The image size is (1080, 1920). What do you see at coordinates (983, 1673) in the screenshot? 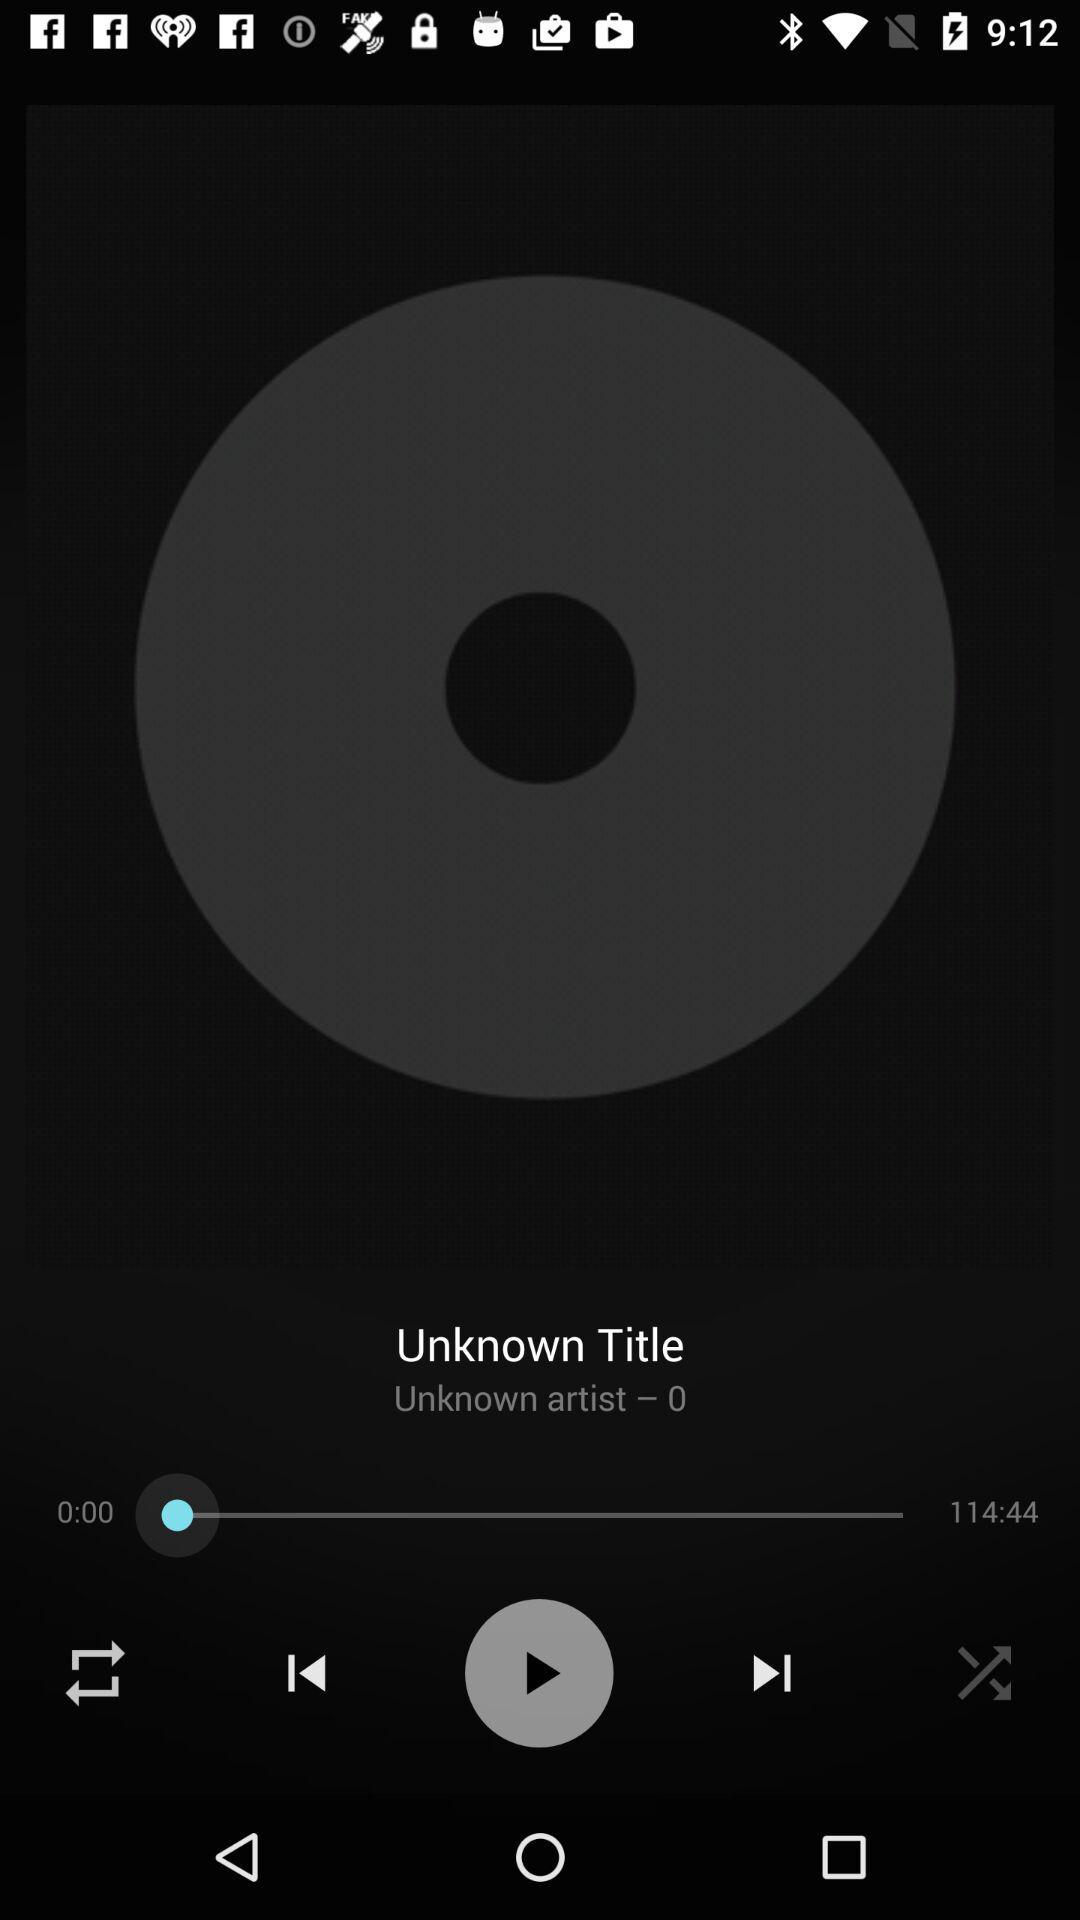
I see `shuffle` at bounding box center [983, 1673].